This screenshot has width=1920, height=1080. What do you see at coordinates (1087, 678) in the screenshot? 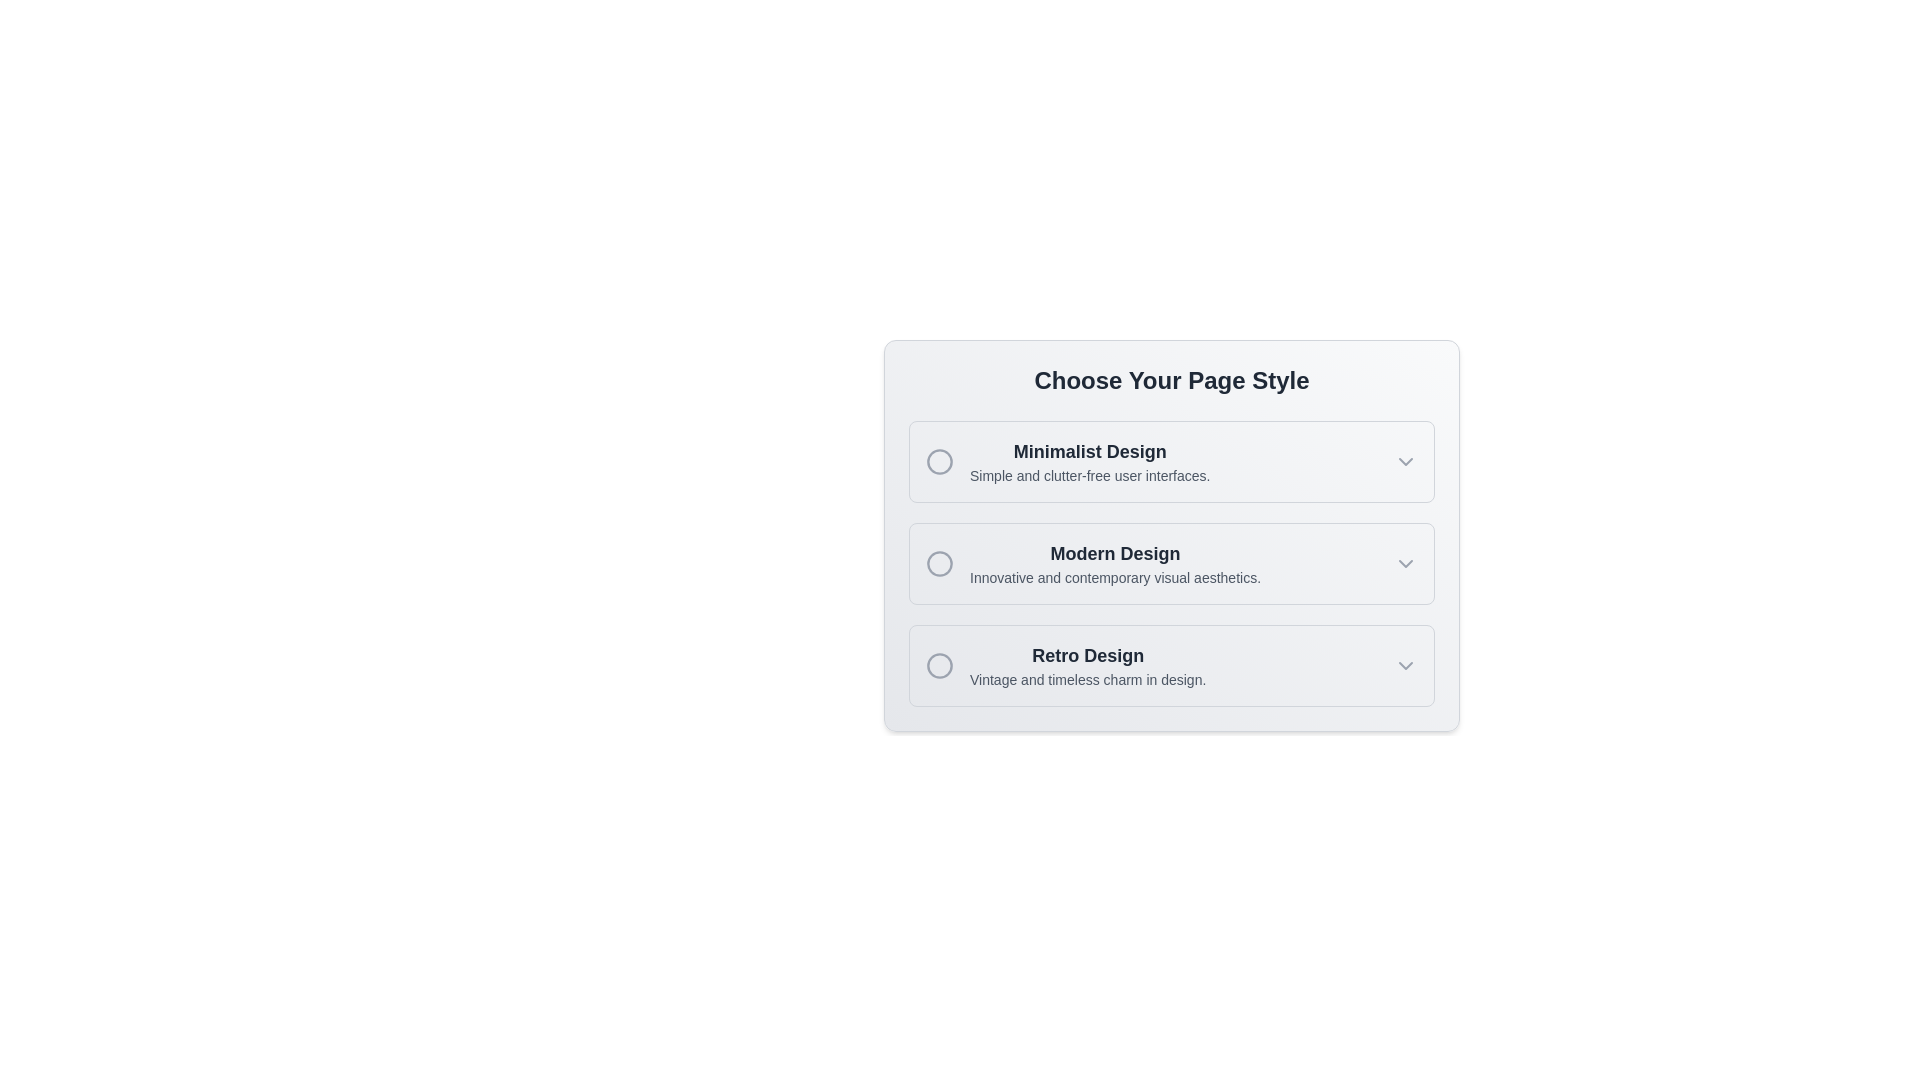
I see `the text label that reads 'Vintage and timeless charm in design.' located beneath the 'Retro Design' heading in the vertical selection menu` at bounding box center [1087, 678].